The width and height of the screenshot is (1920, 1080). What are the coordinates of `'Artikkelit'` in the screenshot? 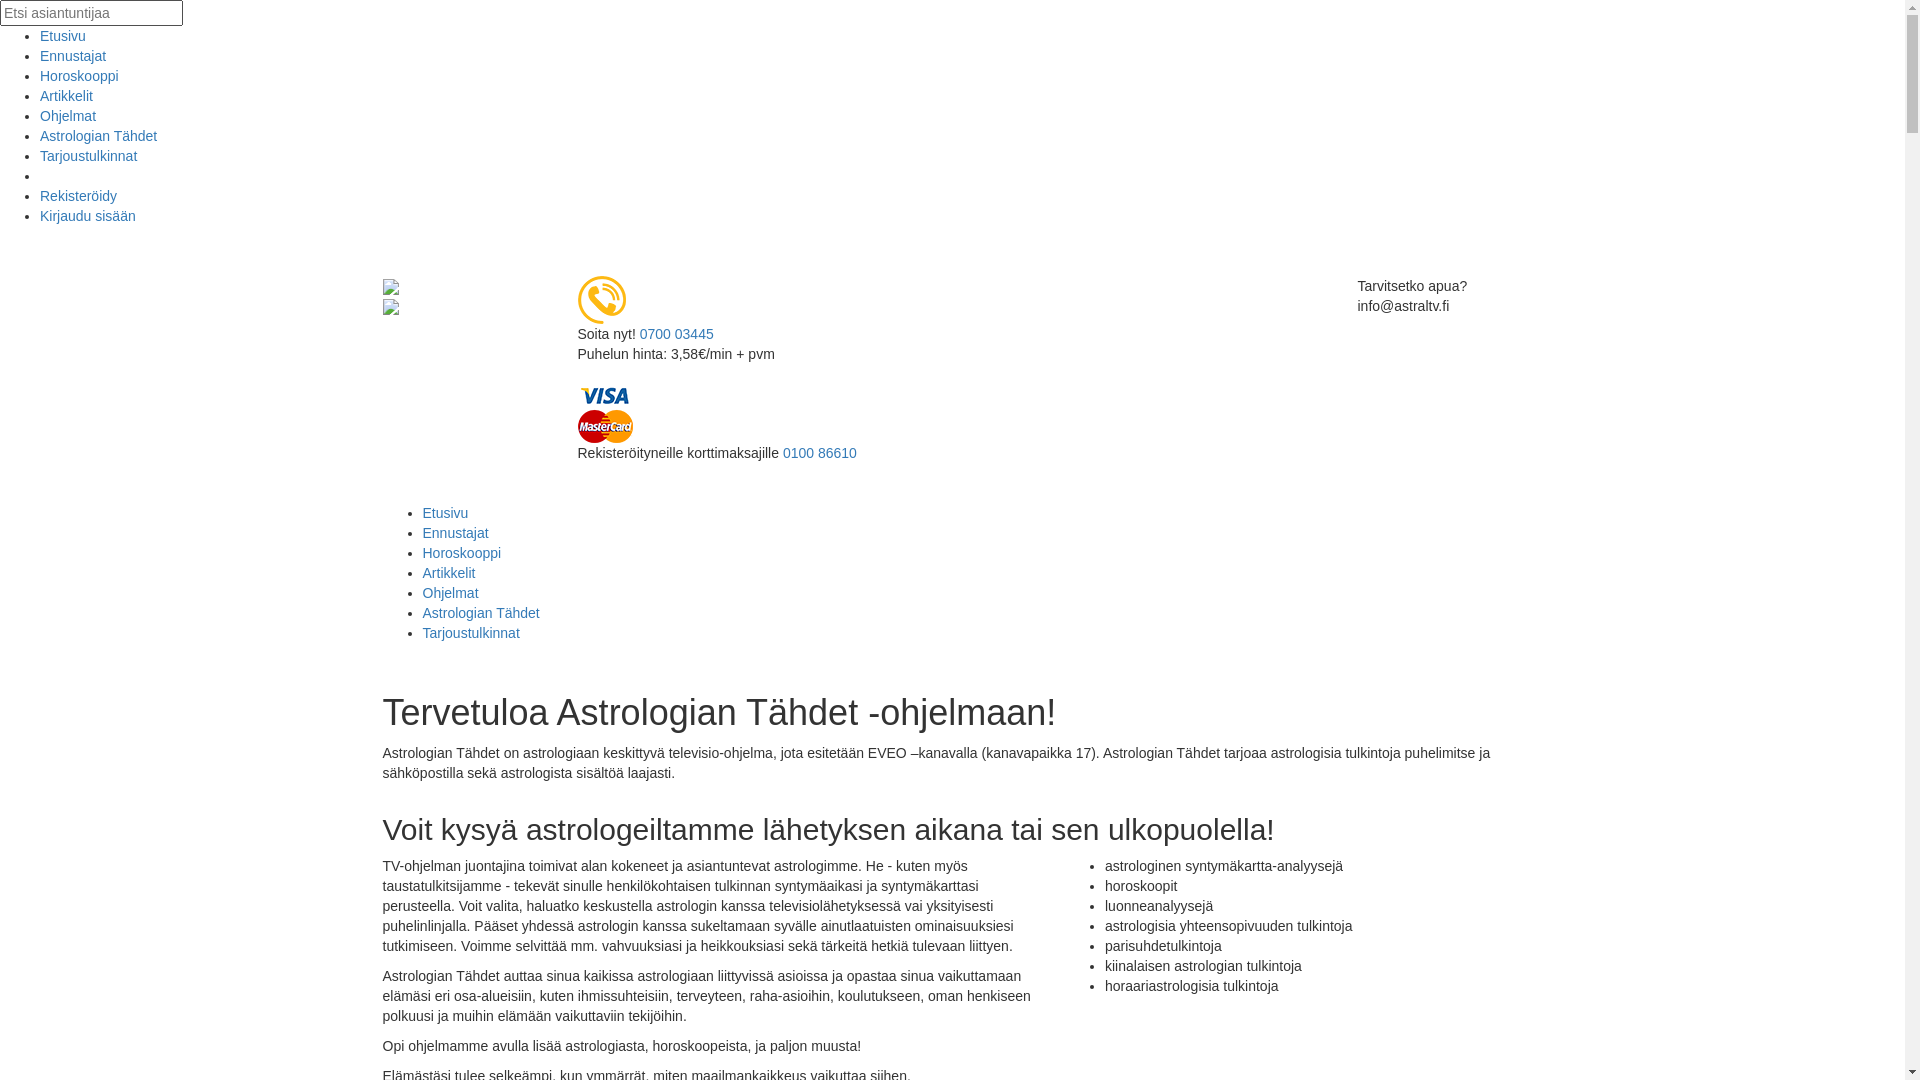 It's located at (447, 573).